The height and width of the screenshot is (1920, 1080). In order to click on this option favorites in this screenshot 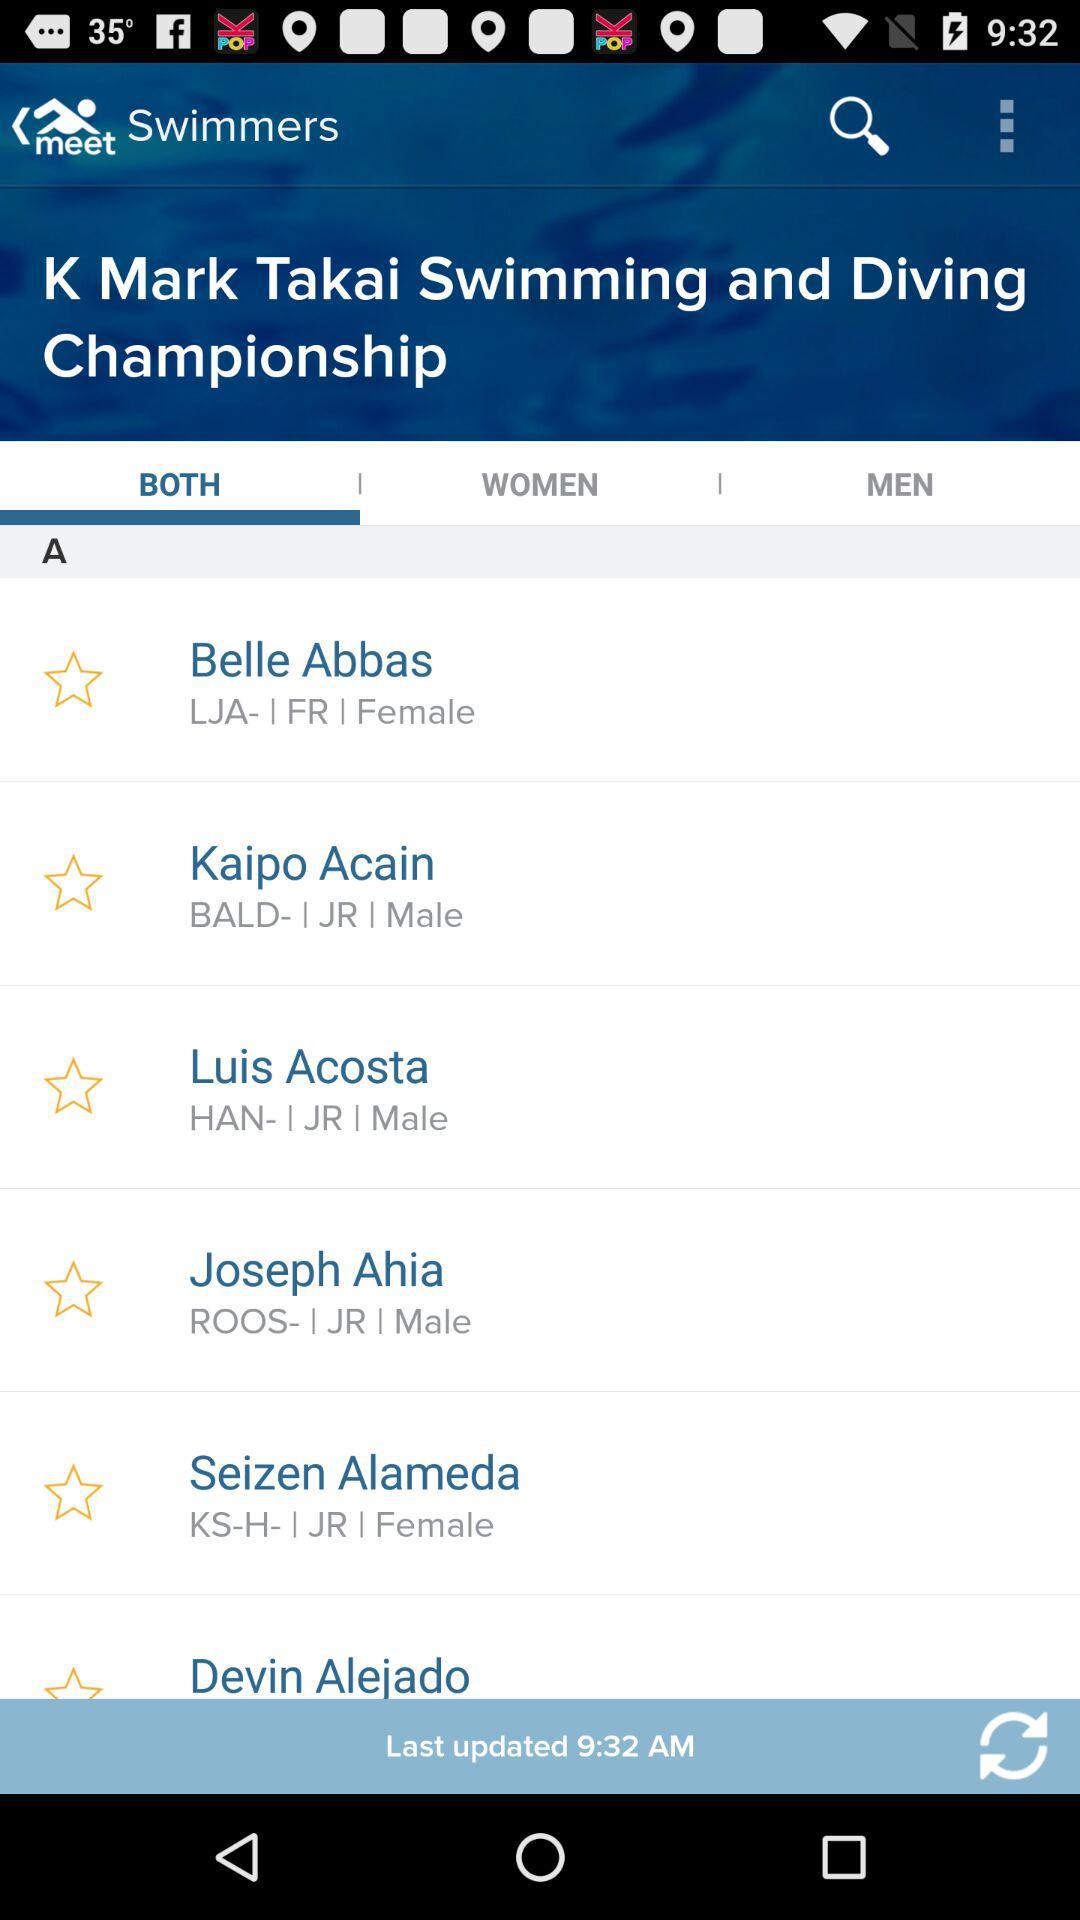, I will do `click(72, 1085)`.